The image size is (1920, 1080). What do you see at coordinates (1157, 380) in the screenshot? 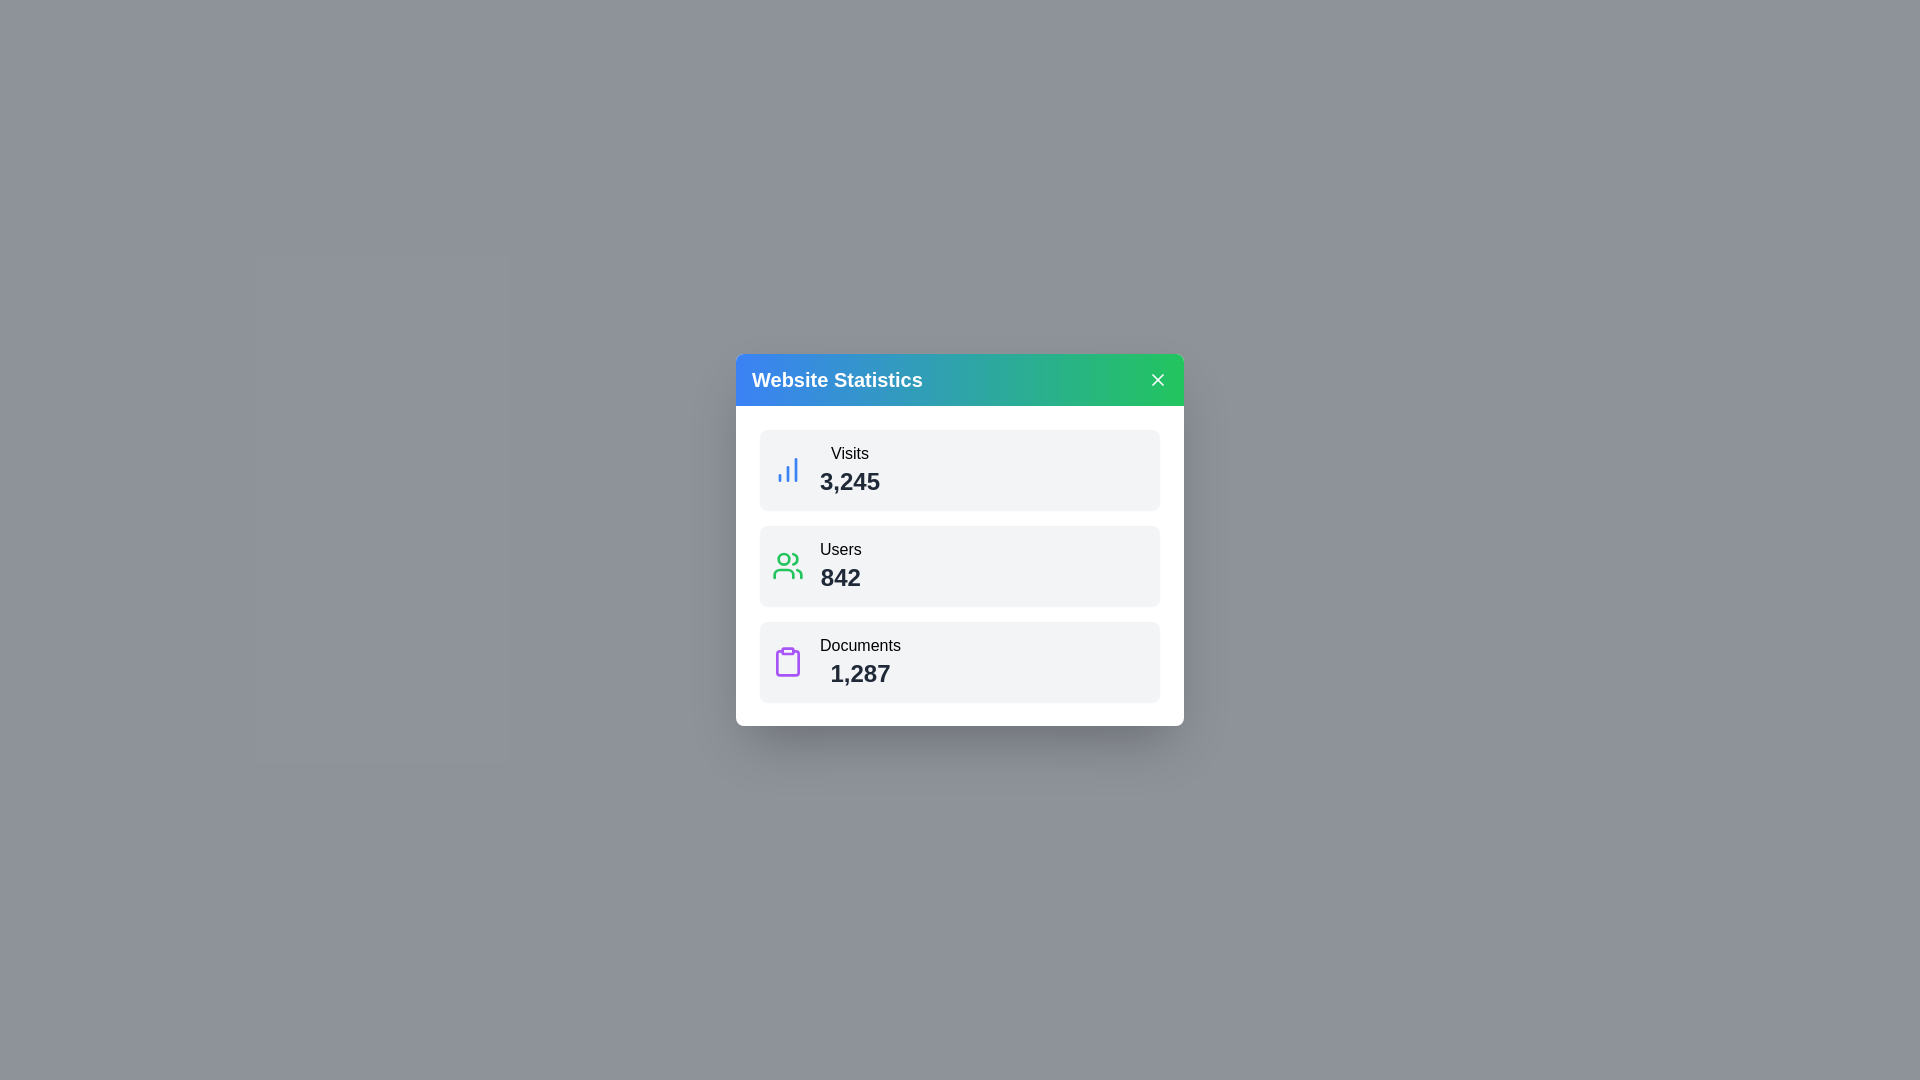
I see `the close button to close the dialog` at bounding box center [1157, 380].